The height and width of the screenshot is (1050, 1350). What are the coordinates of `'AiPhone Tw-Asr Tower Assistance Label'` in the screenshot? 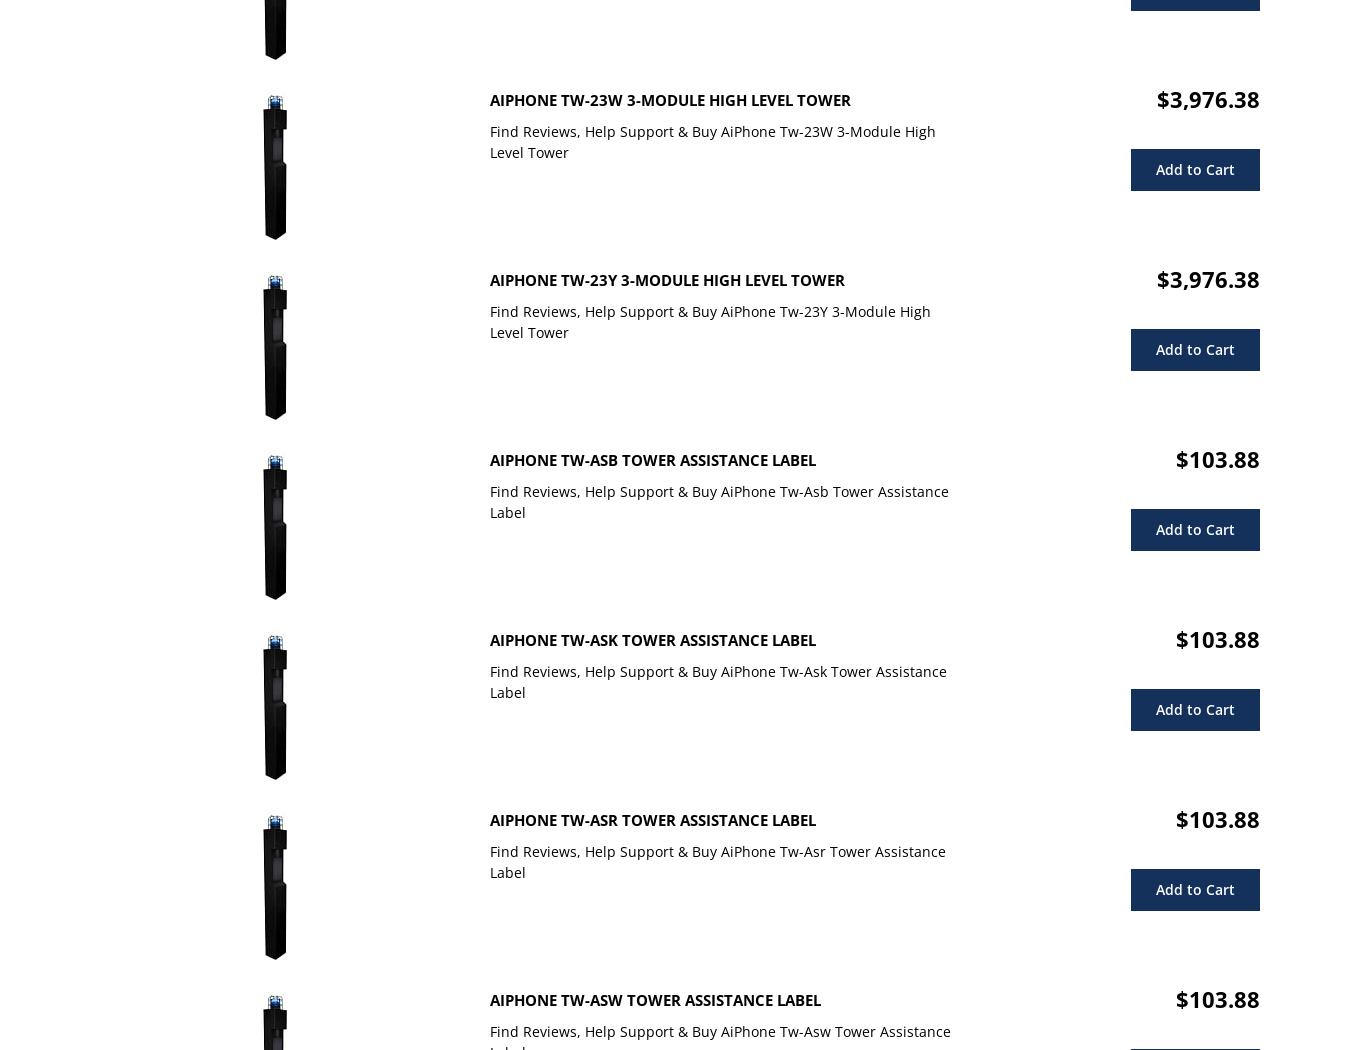 It's located at (652, 819).